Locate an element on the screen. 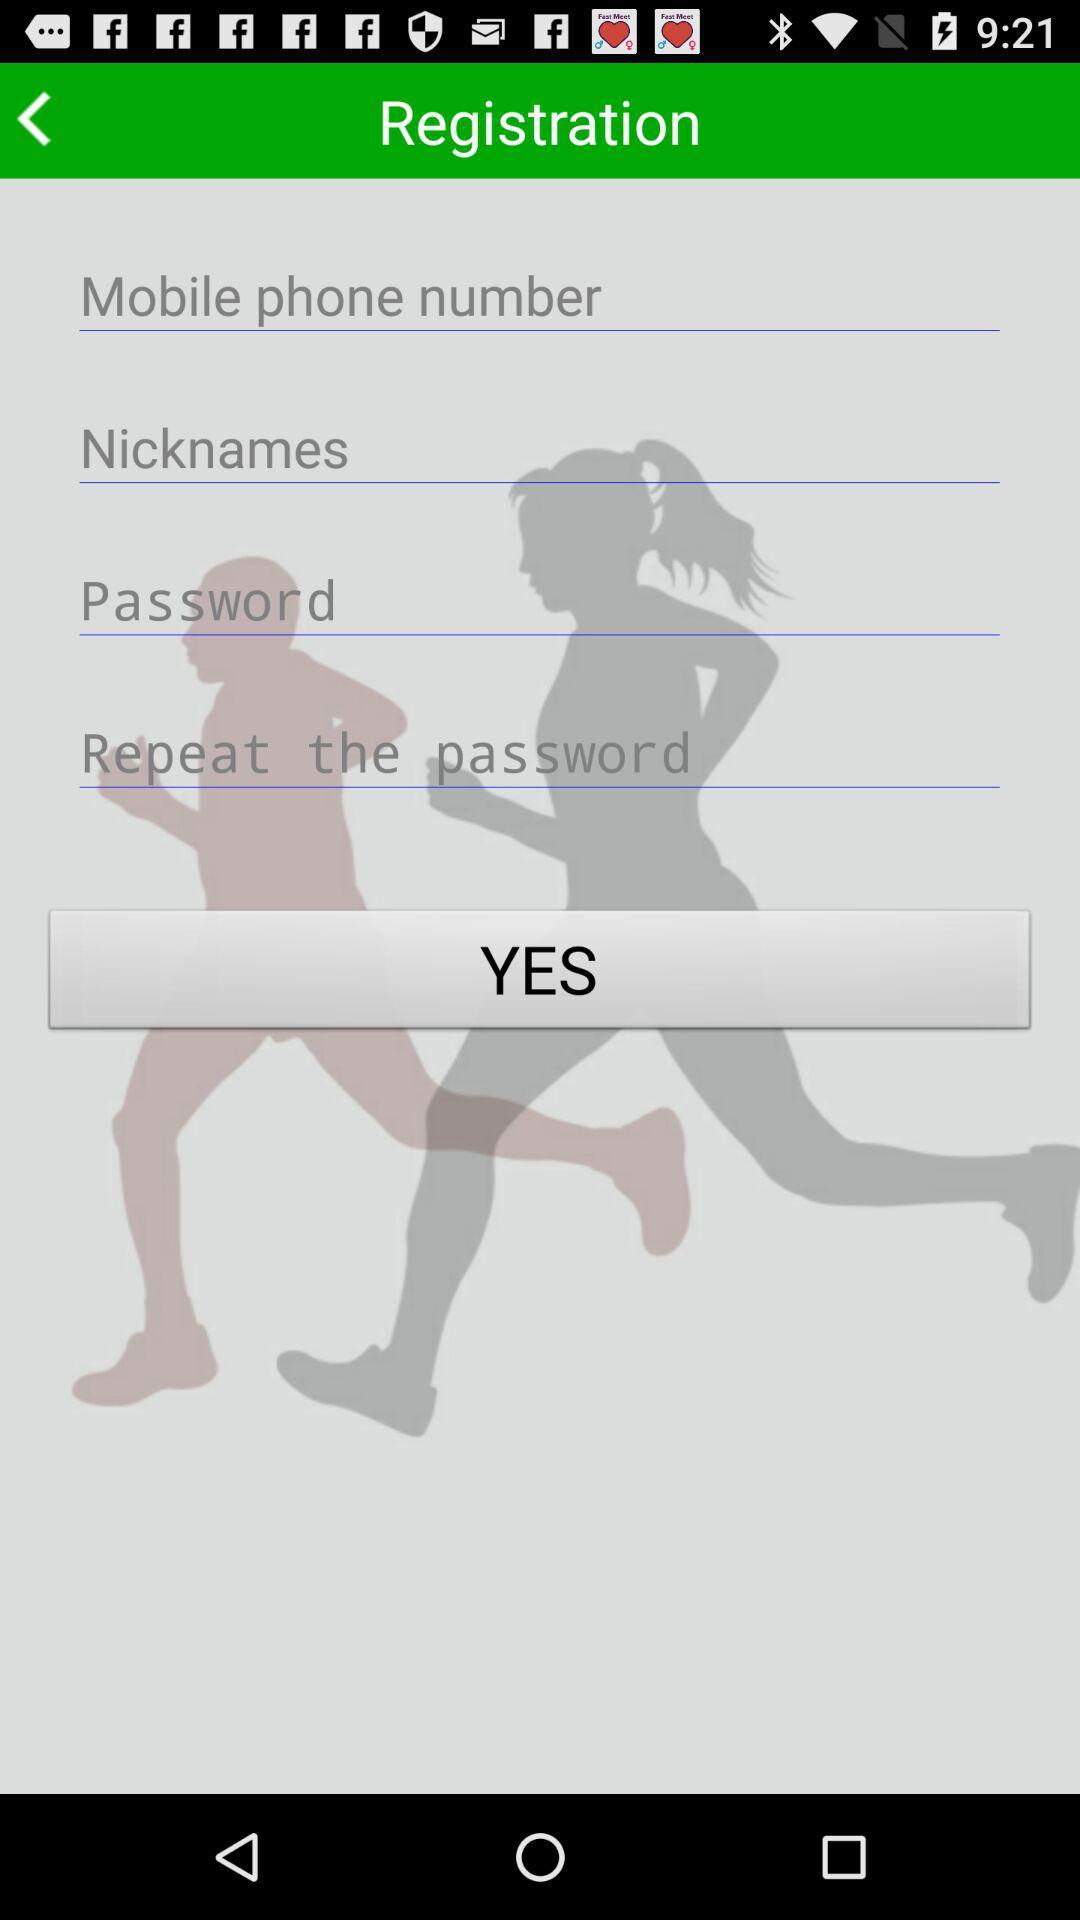 Image resolution: width=1080 pixels, height=1920 pixels. phone number is located at coordinates (540, 293).